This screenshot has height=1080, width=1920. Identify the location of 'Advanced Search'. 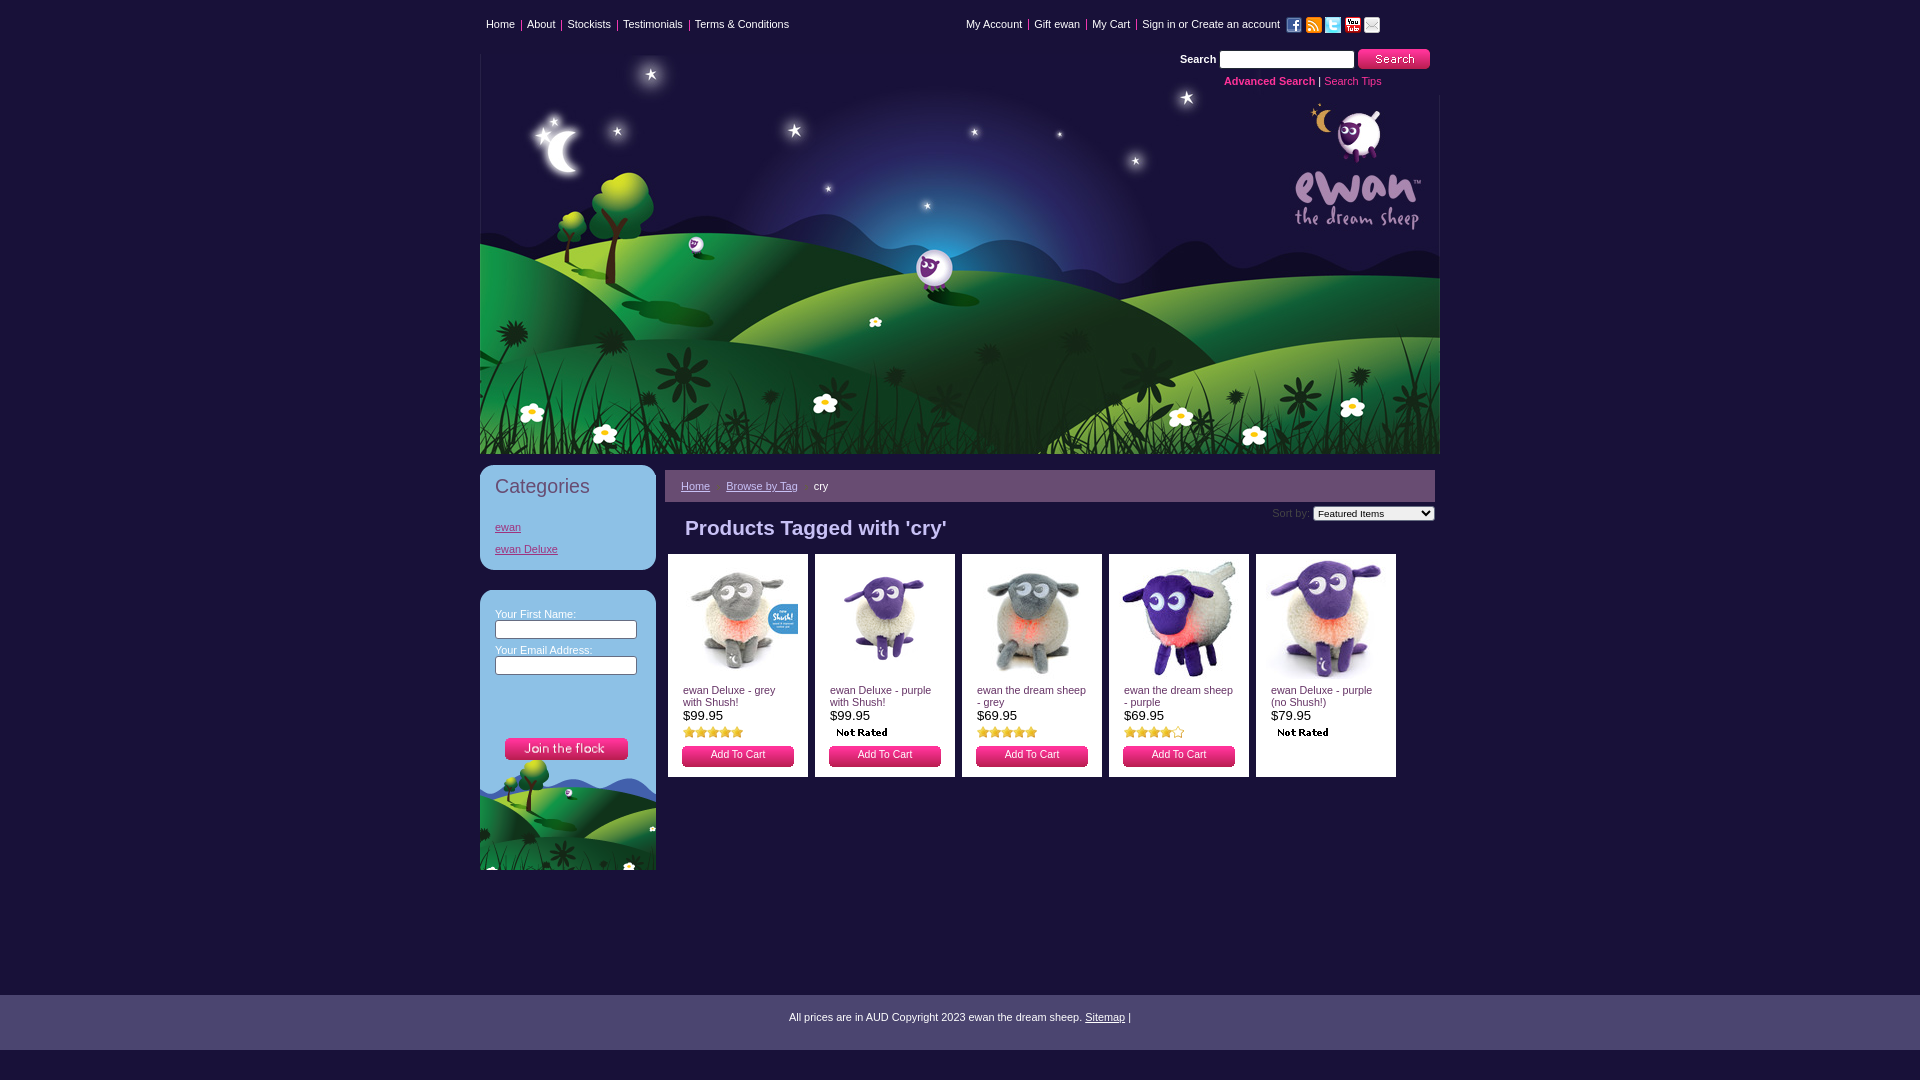
(1268, 80).